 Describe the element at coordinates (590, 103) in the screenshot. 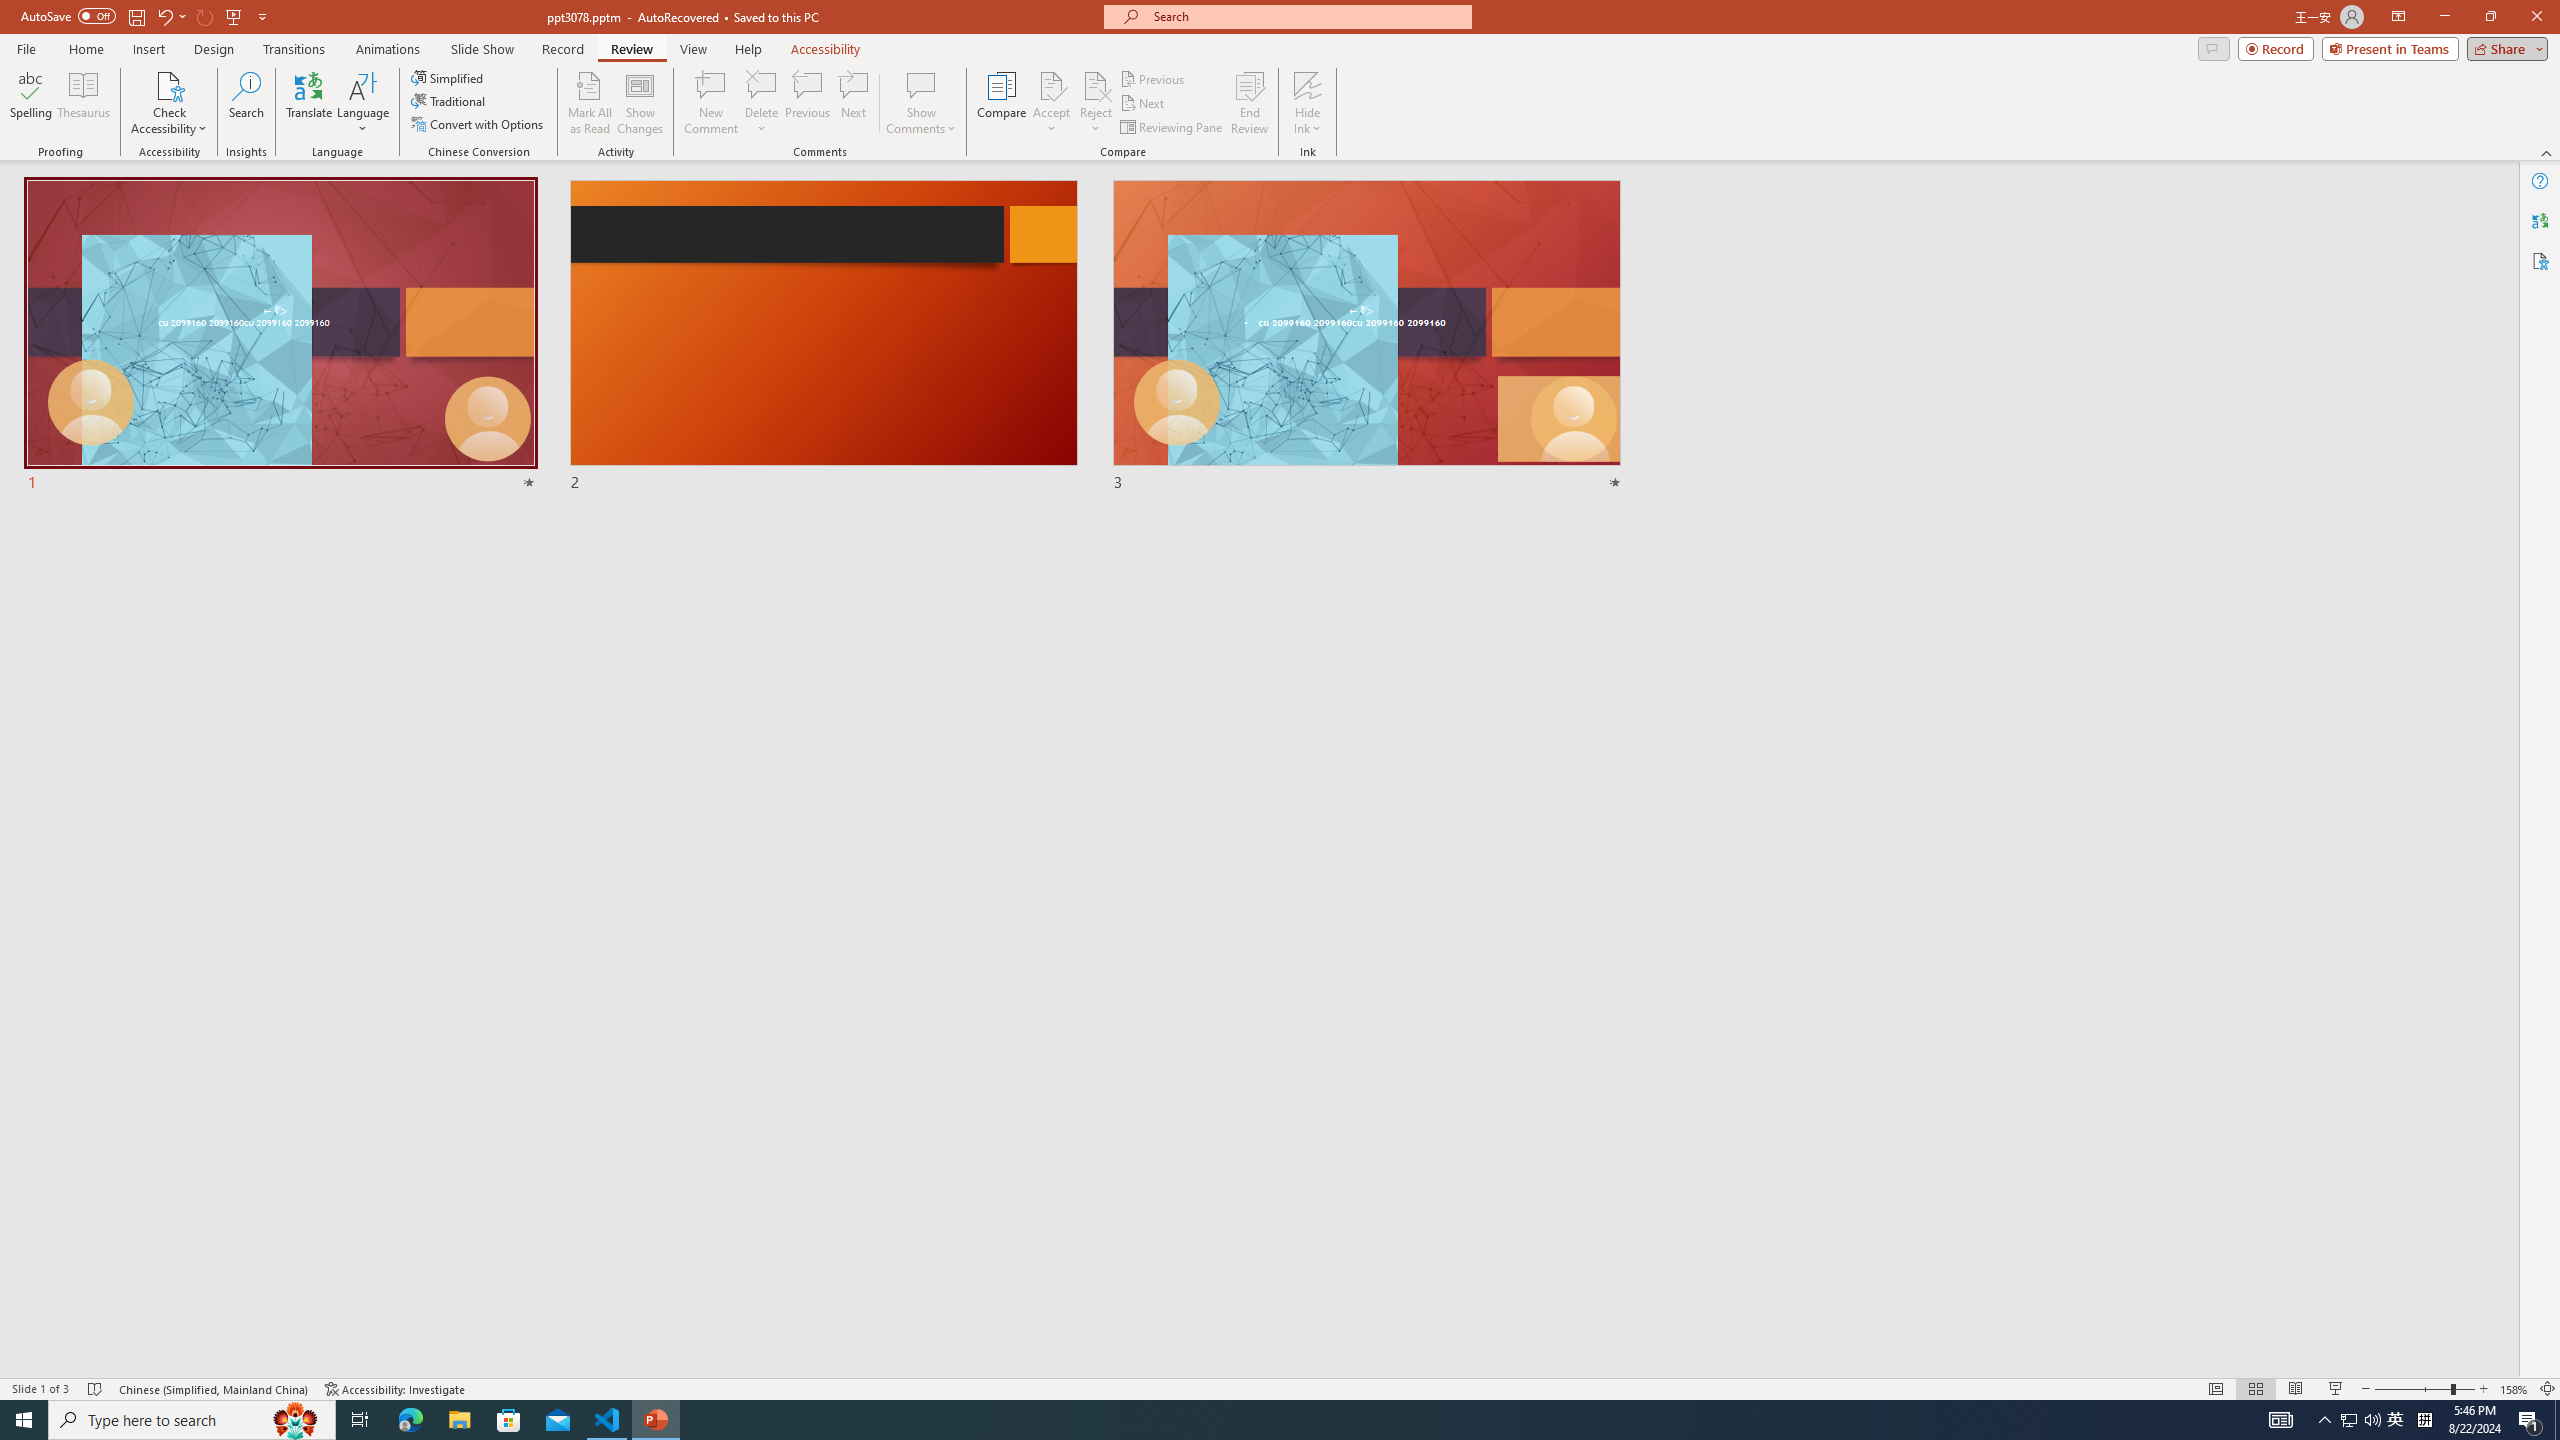

I see `'Mark All as Read'` at that location.